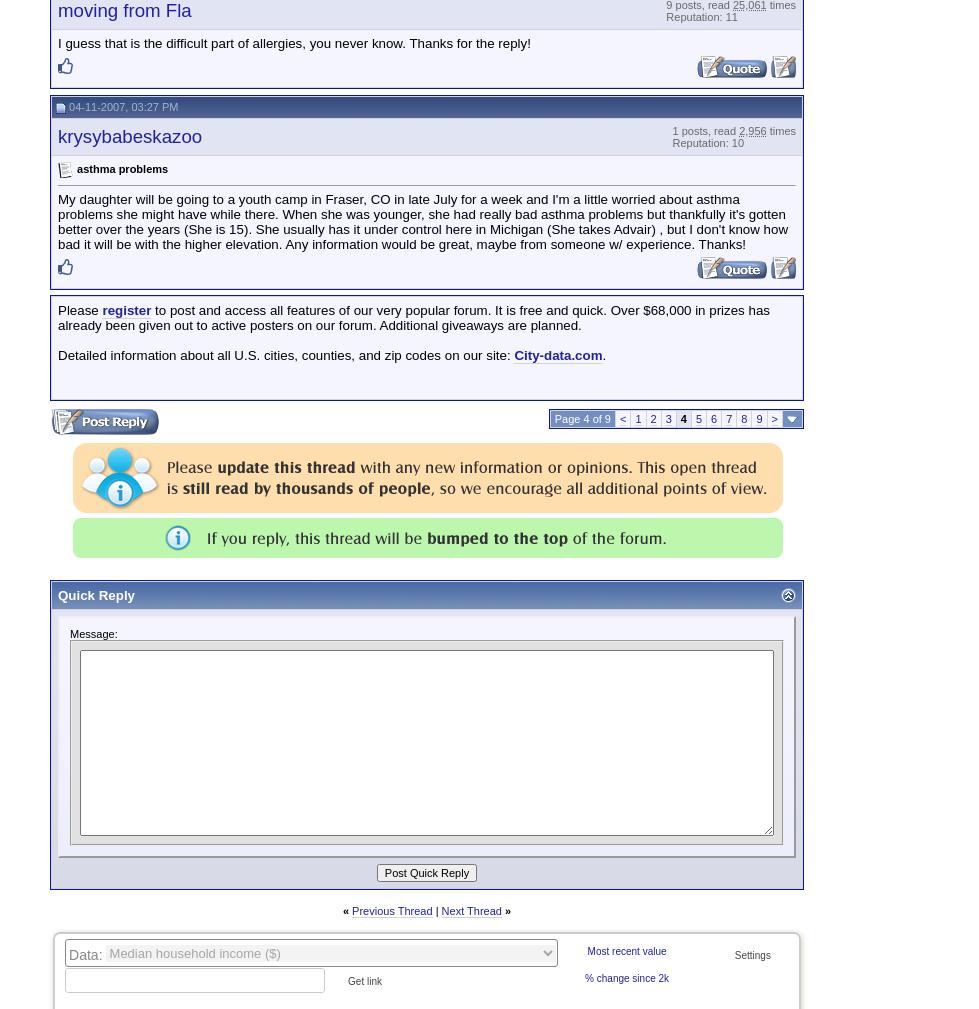 The width and height of the screenshot is (979, 1009). I want to click on '.', so click(603, 354).